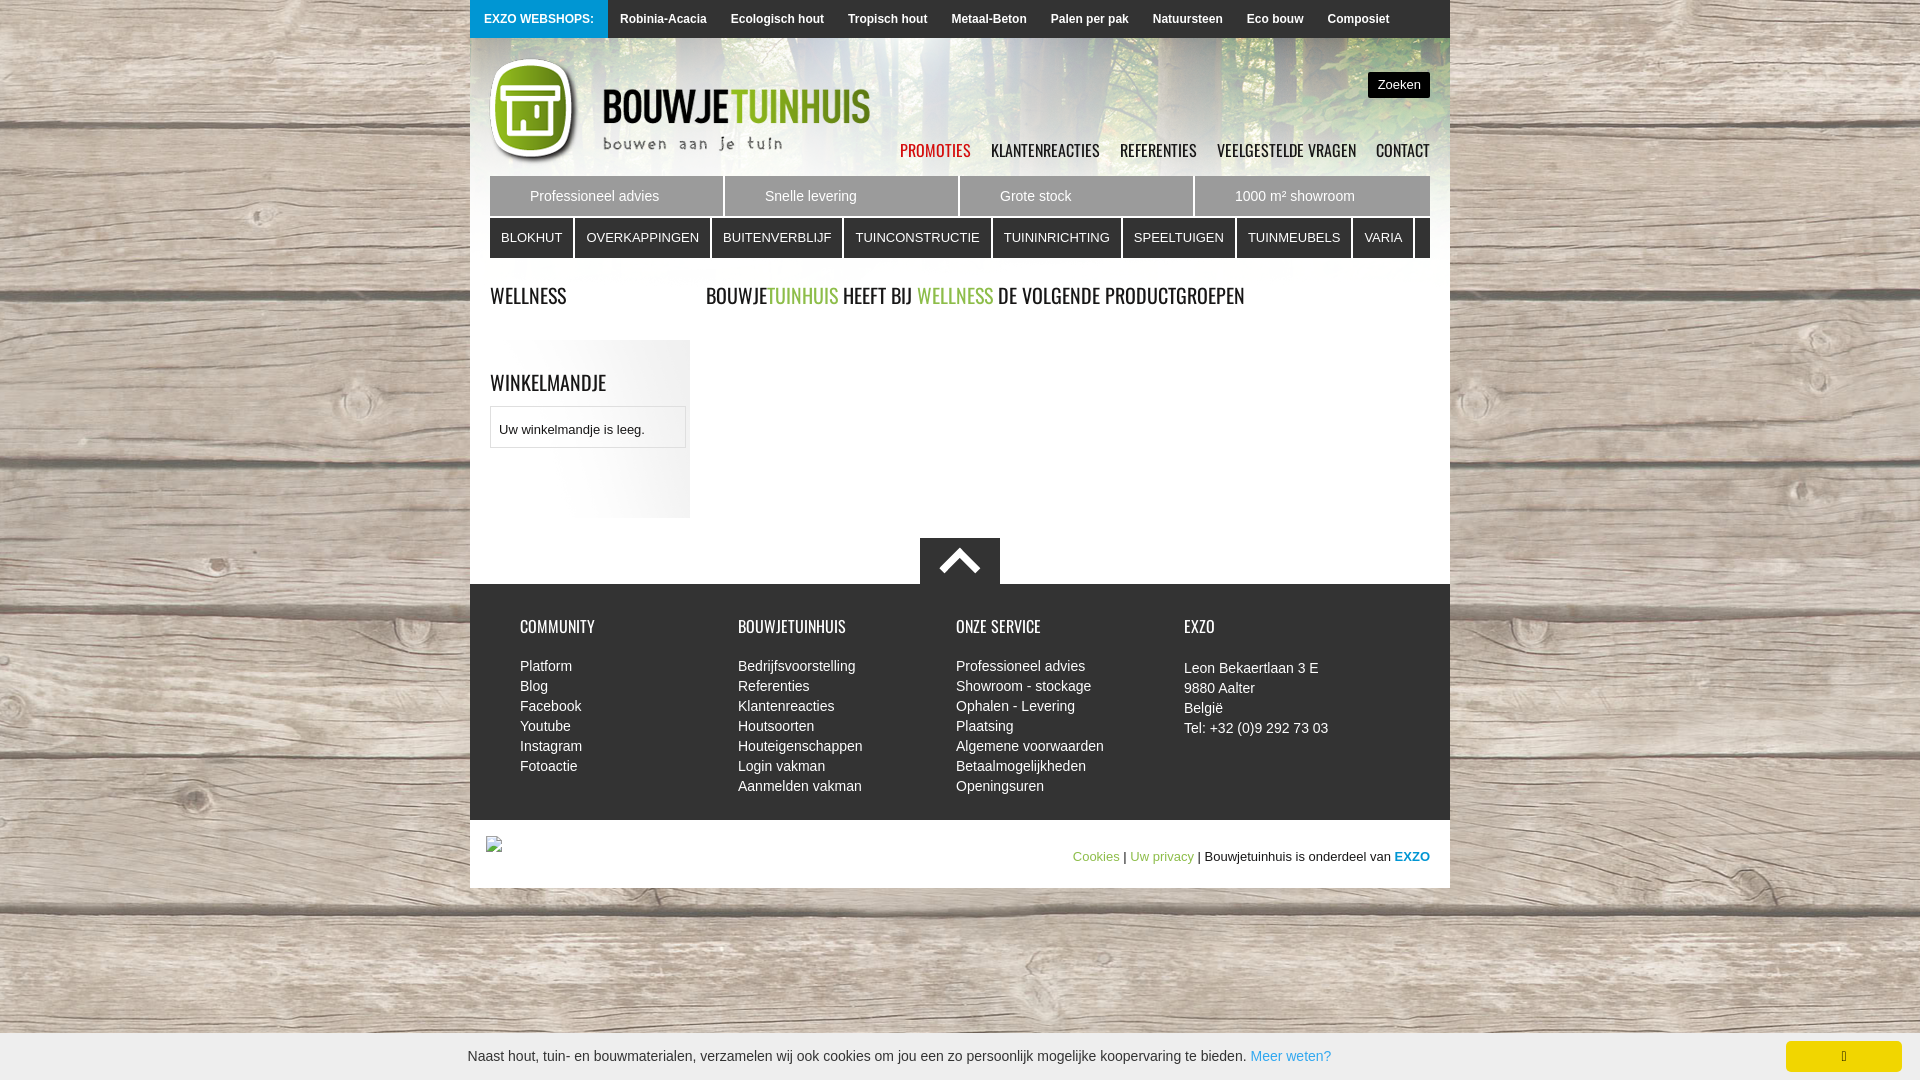 The width and height of the screenshot is (1920, 1080). What do you see at coordinates (831, 765) in the screenshot?
I see `'Login vakman'` at bounding box center [831, 765].